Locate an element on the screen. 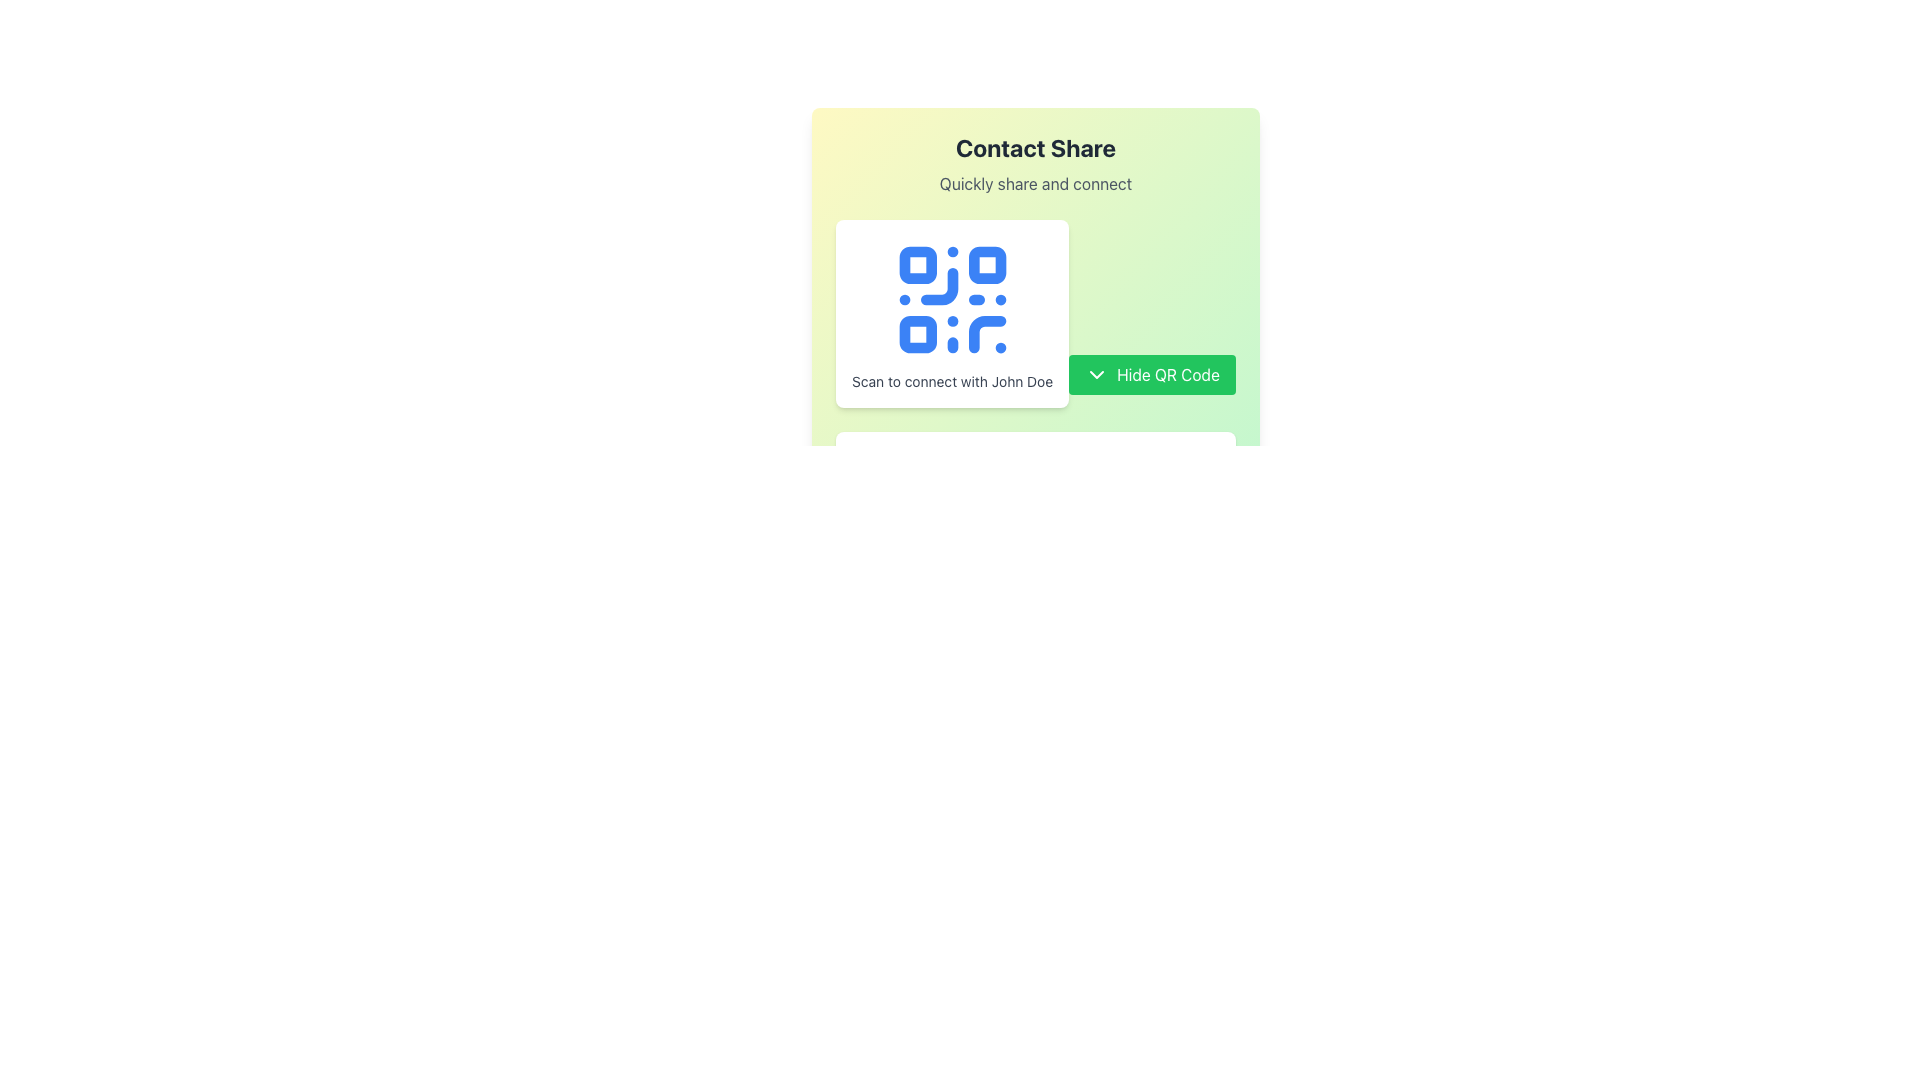 The width and height of the screenshot is (1920, 1080). the bold text element displaying 'Contact Share' is located at coordinates (1036, 146).